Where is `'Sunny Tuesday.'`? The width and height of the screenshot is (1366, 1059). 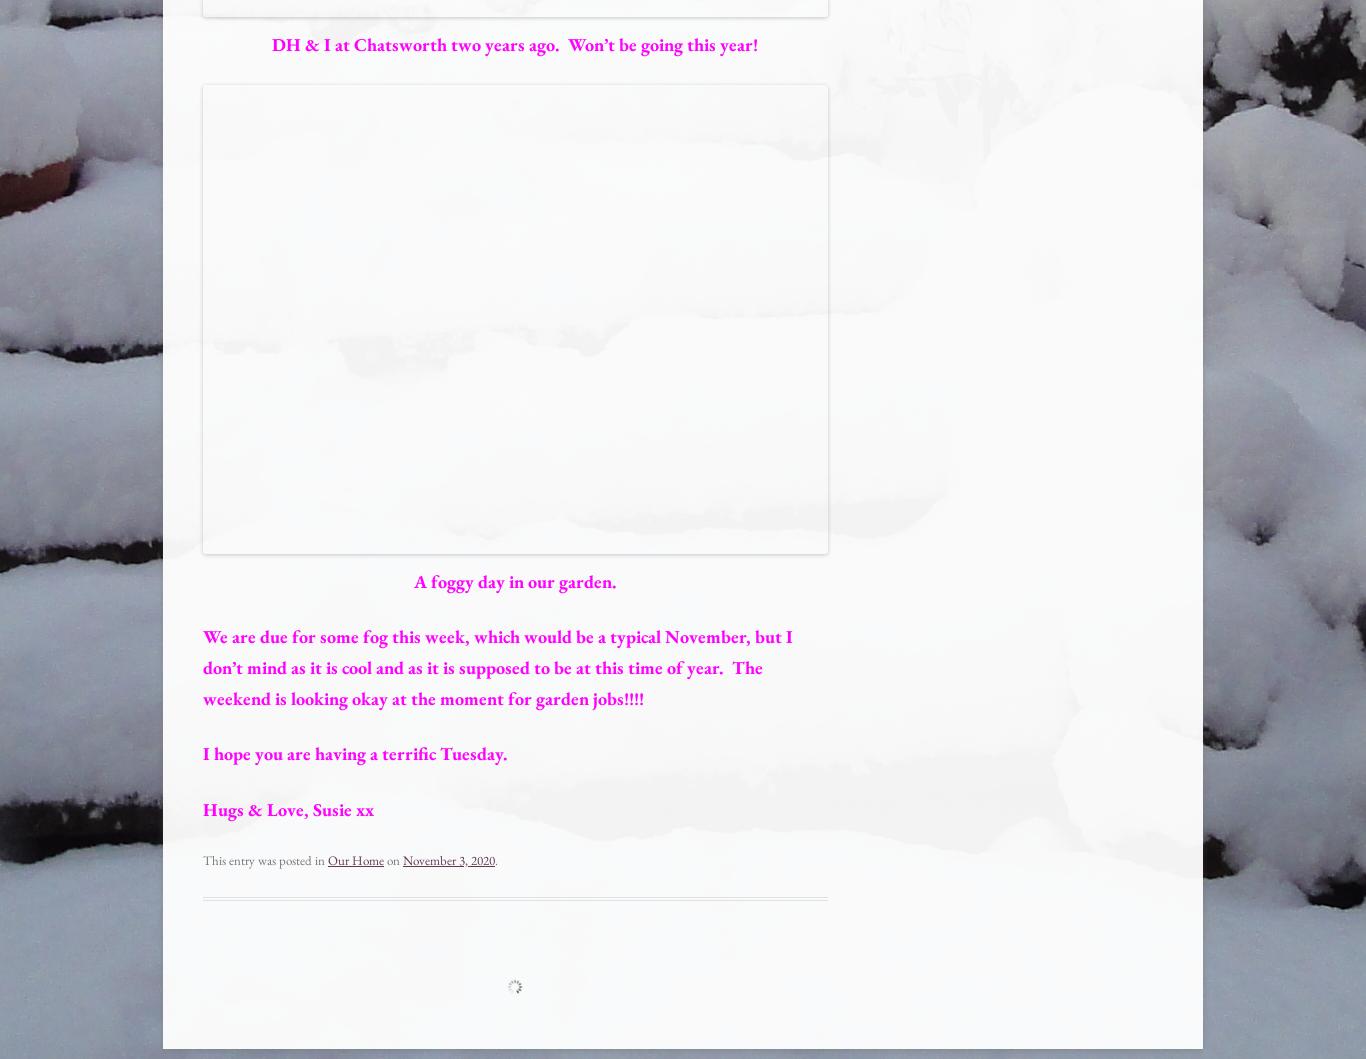 'Sunny Tuesday.' is located at coordinates (302, 988).